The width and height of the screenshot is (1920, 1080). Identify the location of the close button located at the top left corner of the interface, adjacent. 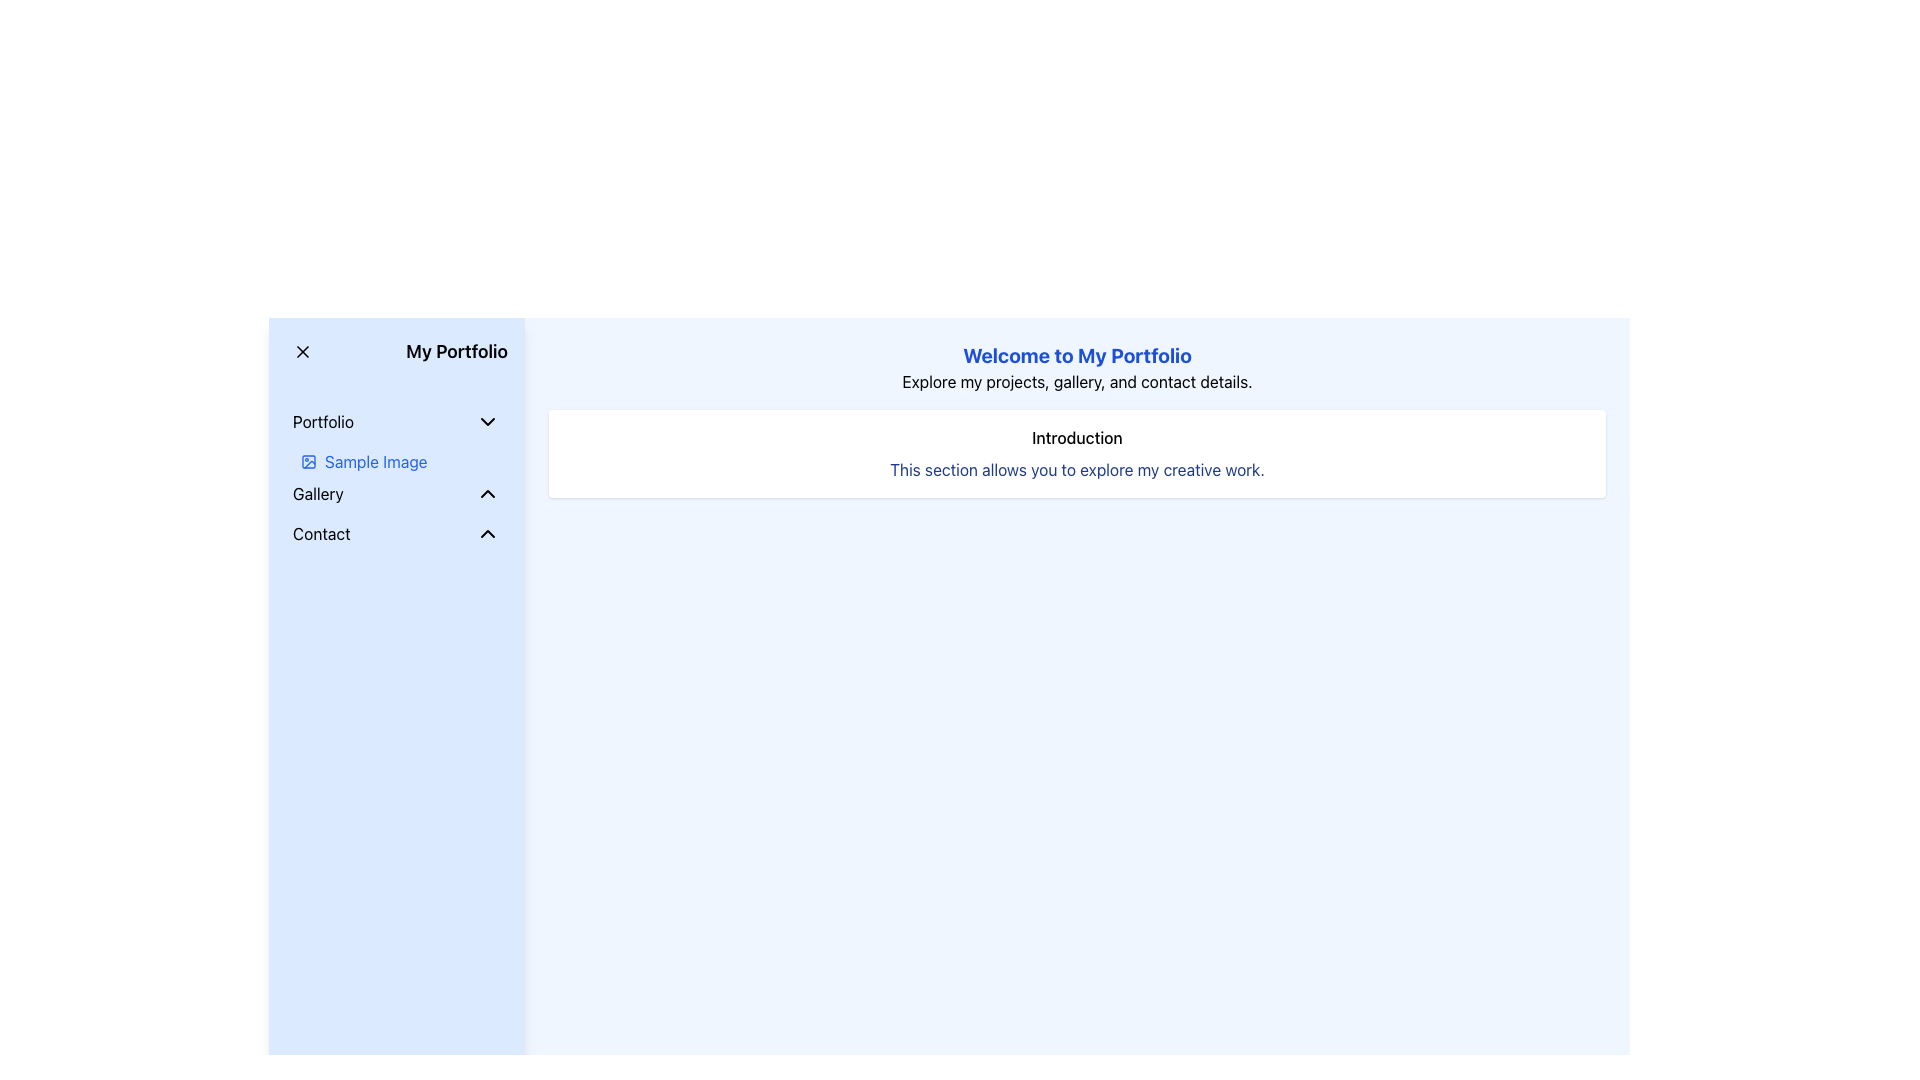
(301, 350).